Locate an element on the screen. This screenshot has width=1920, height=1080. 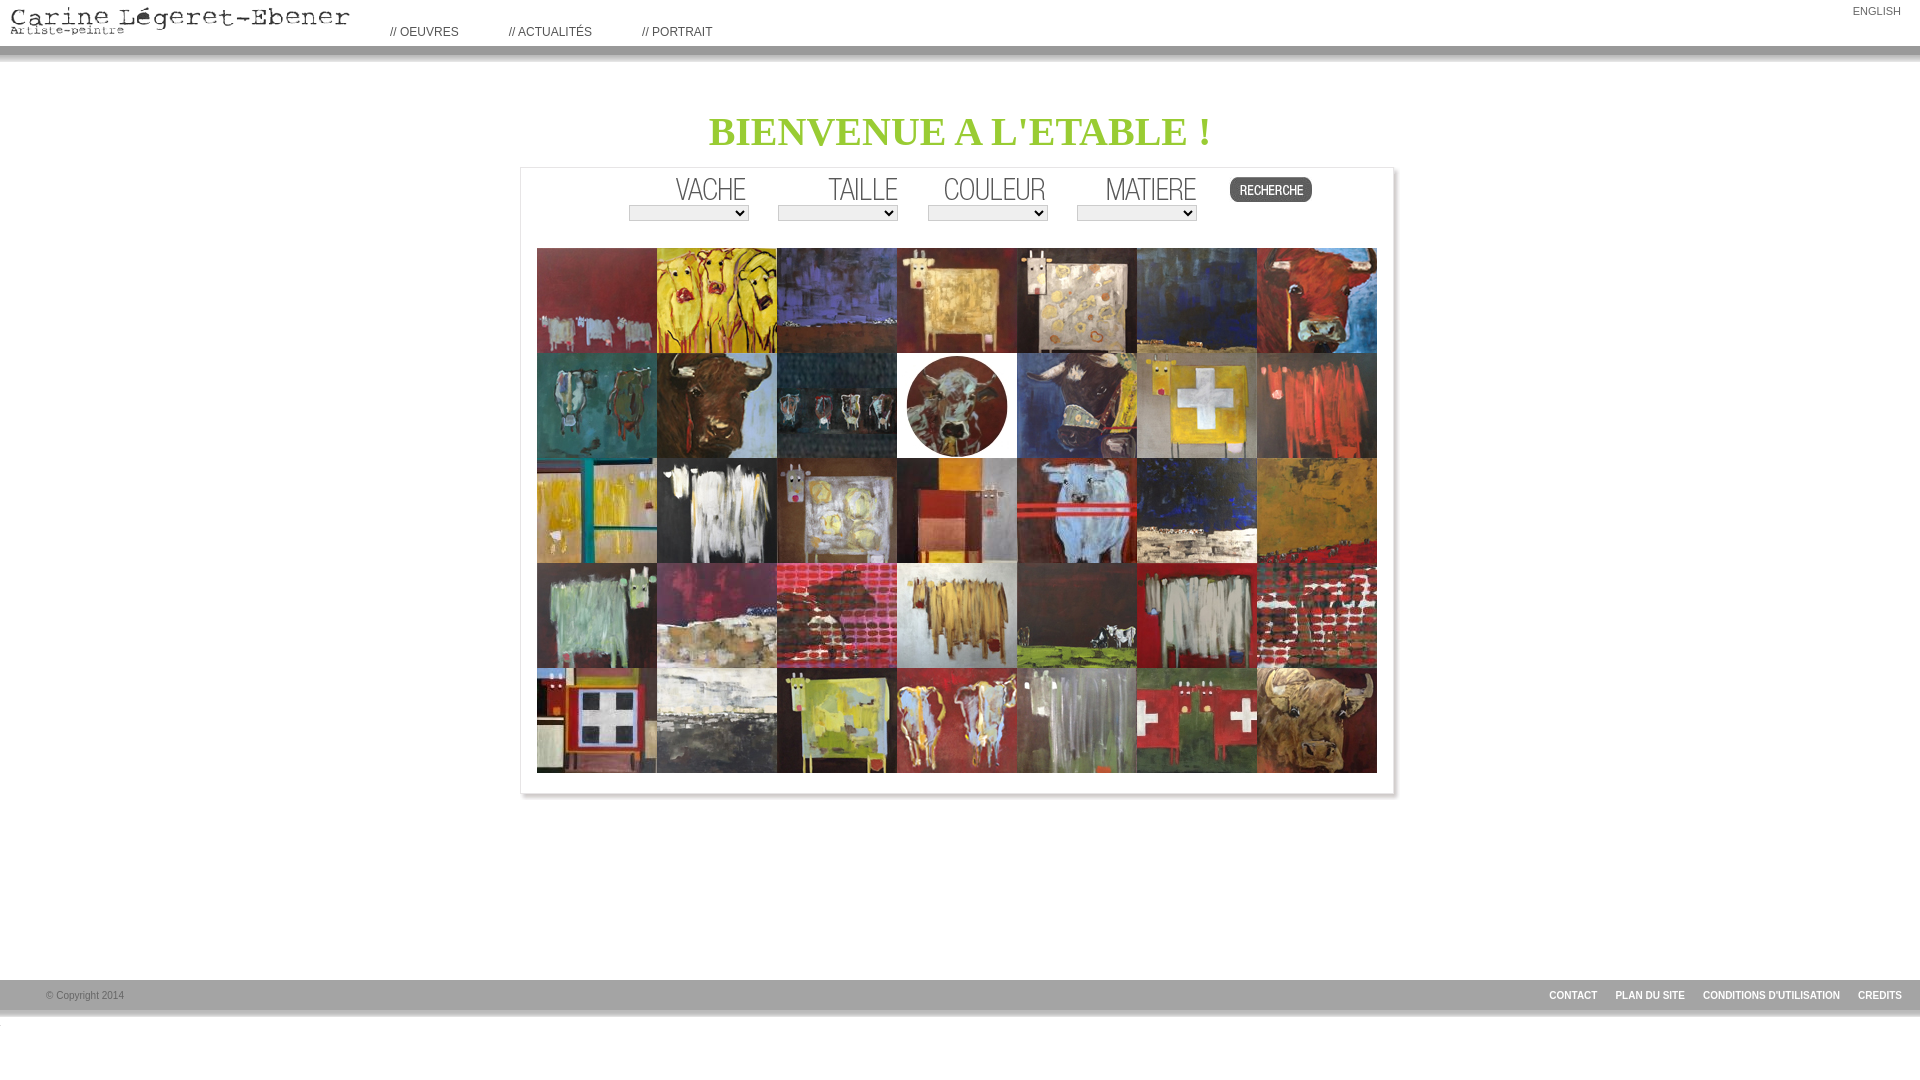
'// PORTRAIT' is located at coordinates (676, 31).